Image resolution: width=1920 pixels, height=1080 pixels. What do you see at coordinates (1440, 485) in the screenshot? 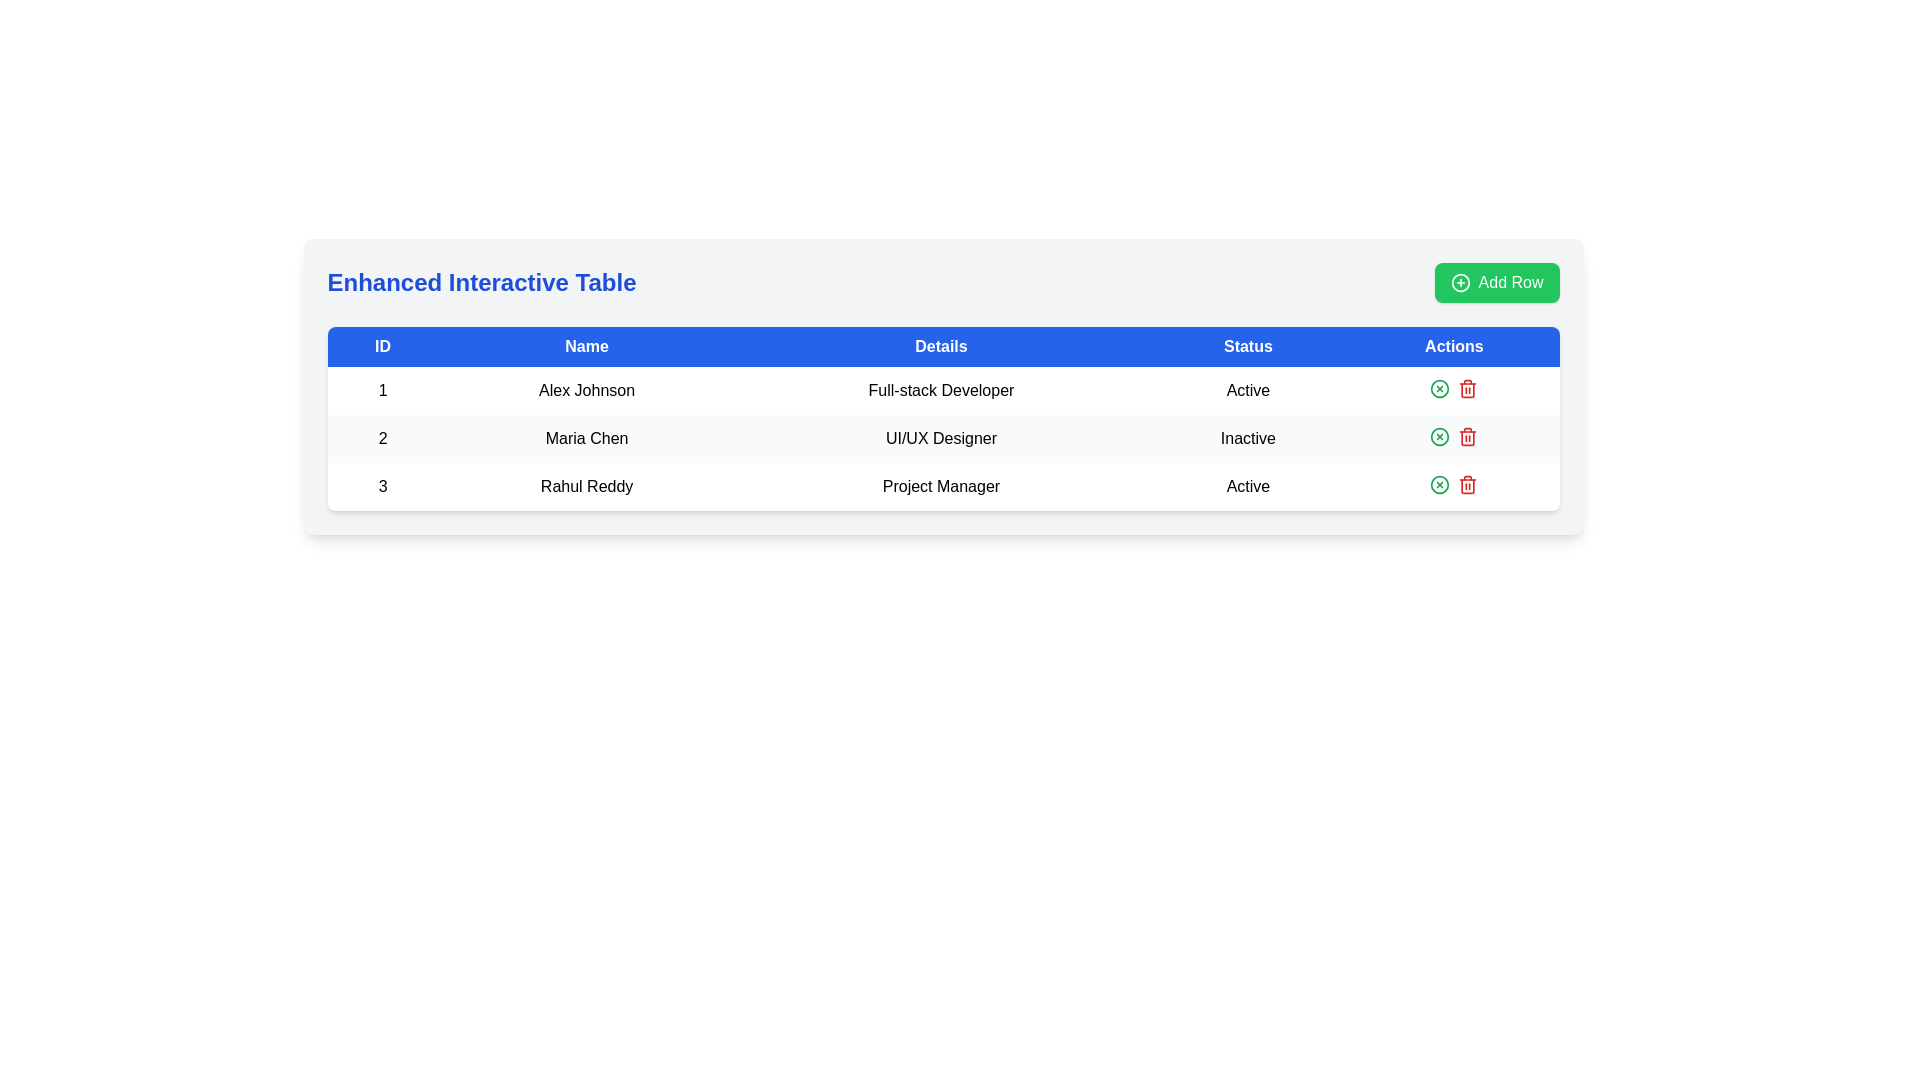
I see `the interactive approval button located in the 'Actions' column of the third row in the table, which is adjacent` at bounding box center [1440, 485].